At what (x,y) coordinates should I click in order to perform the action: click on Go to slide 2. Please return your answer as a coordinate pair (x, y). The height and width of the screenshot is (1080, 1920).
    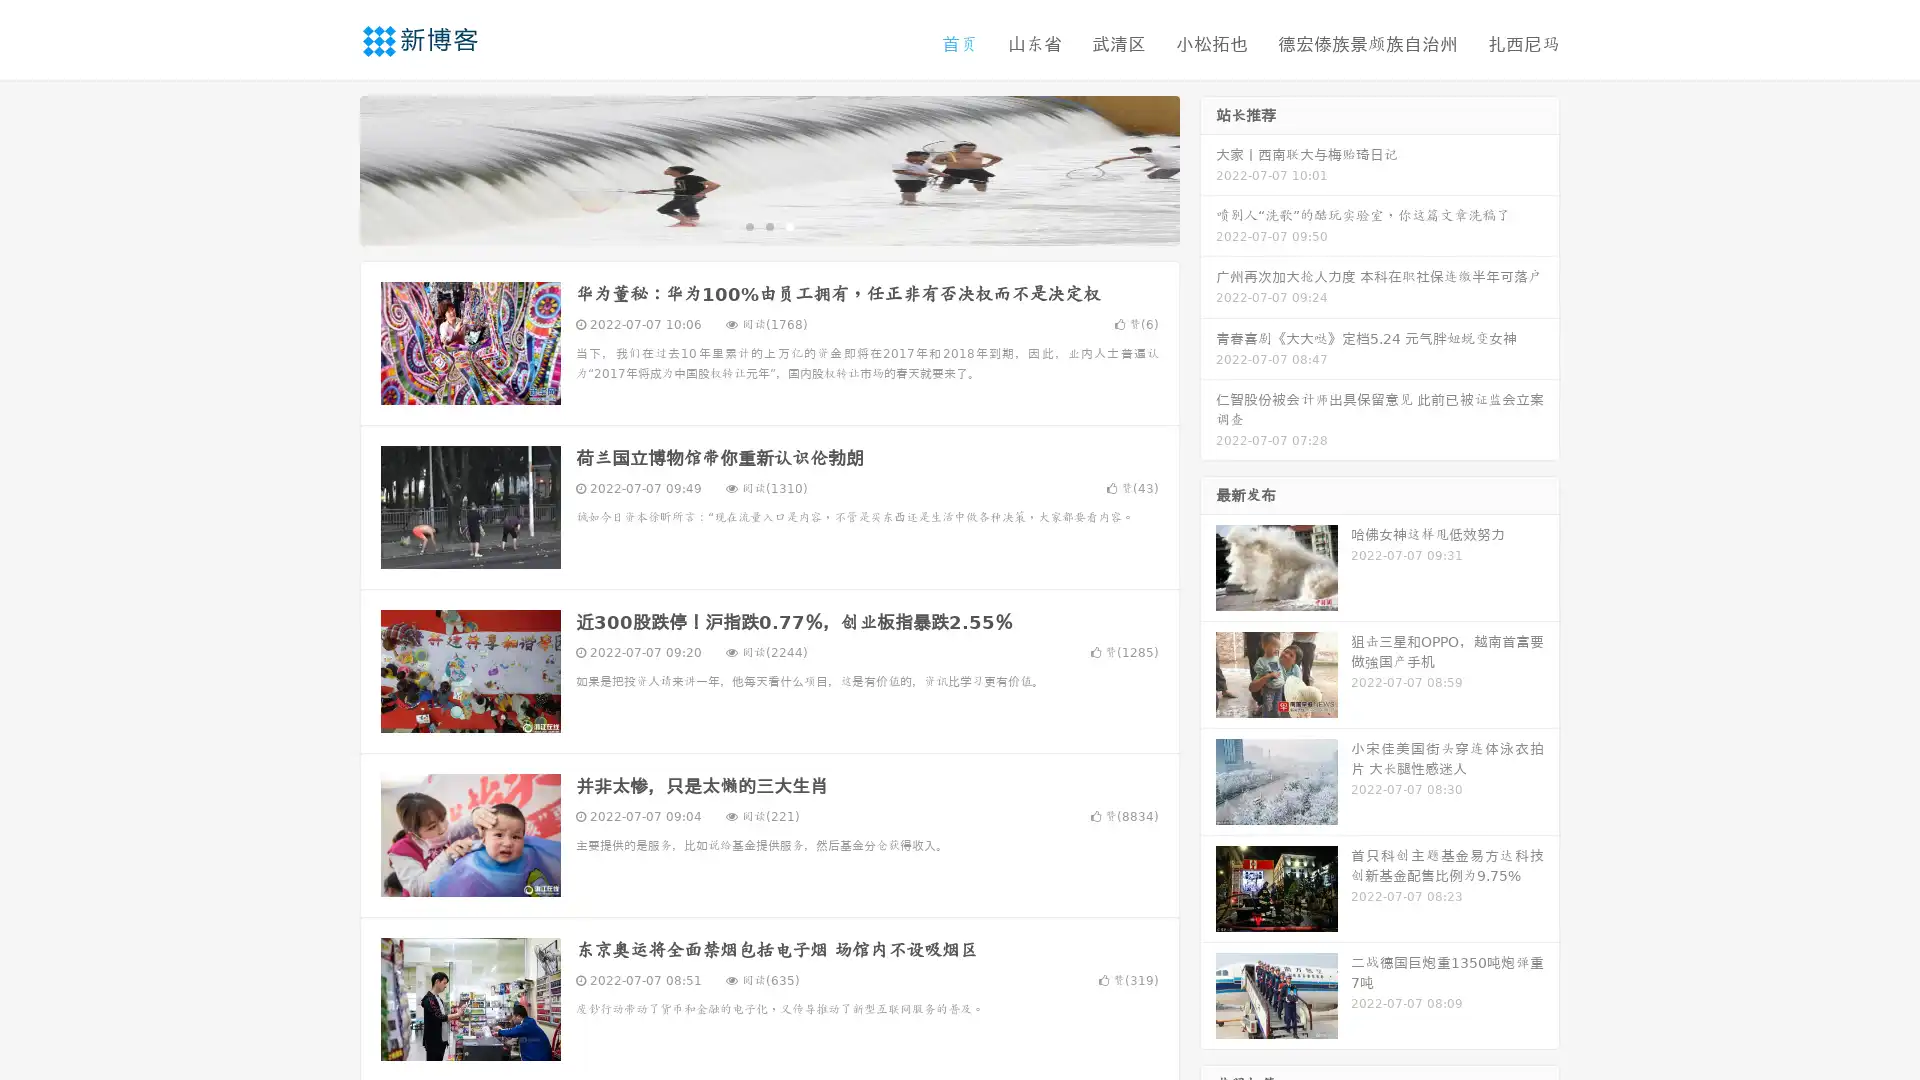
    Looking at the image, I should click on (768, 225).